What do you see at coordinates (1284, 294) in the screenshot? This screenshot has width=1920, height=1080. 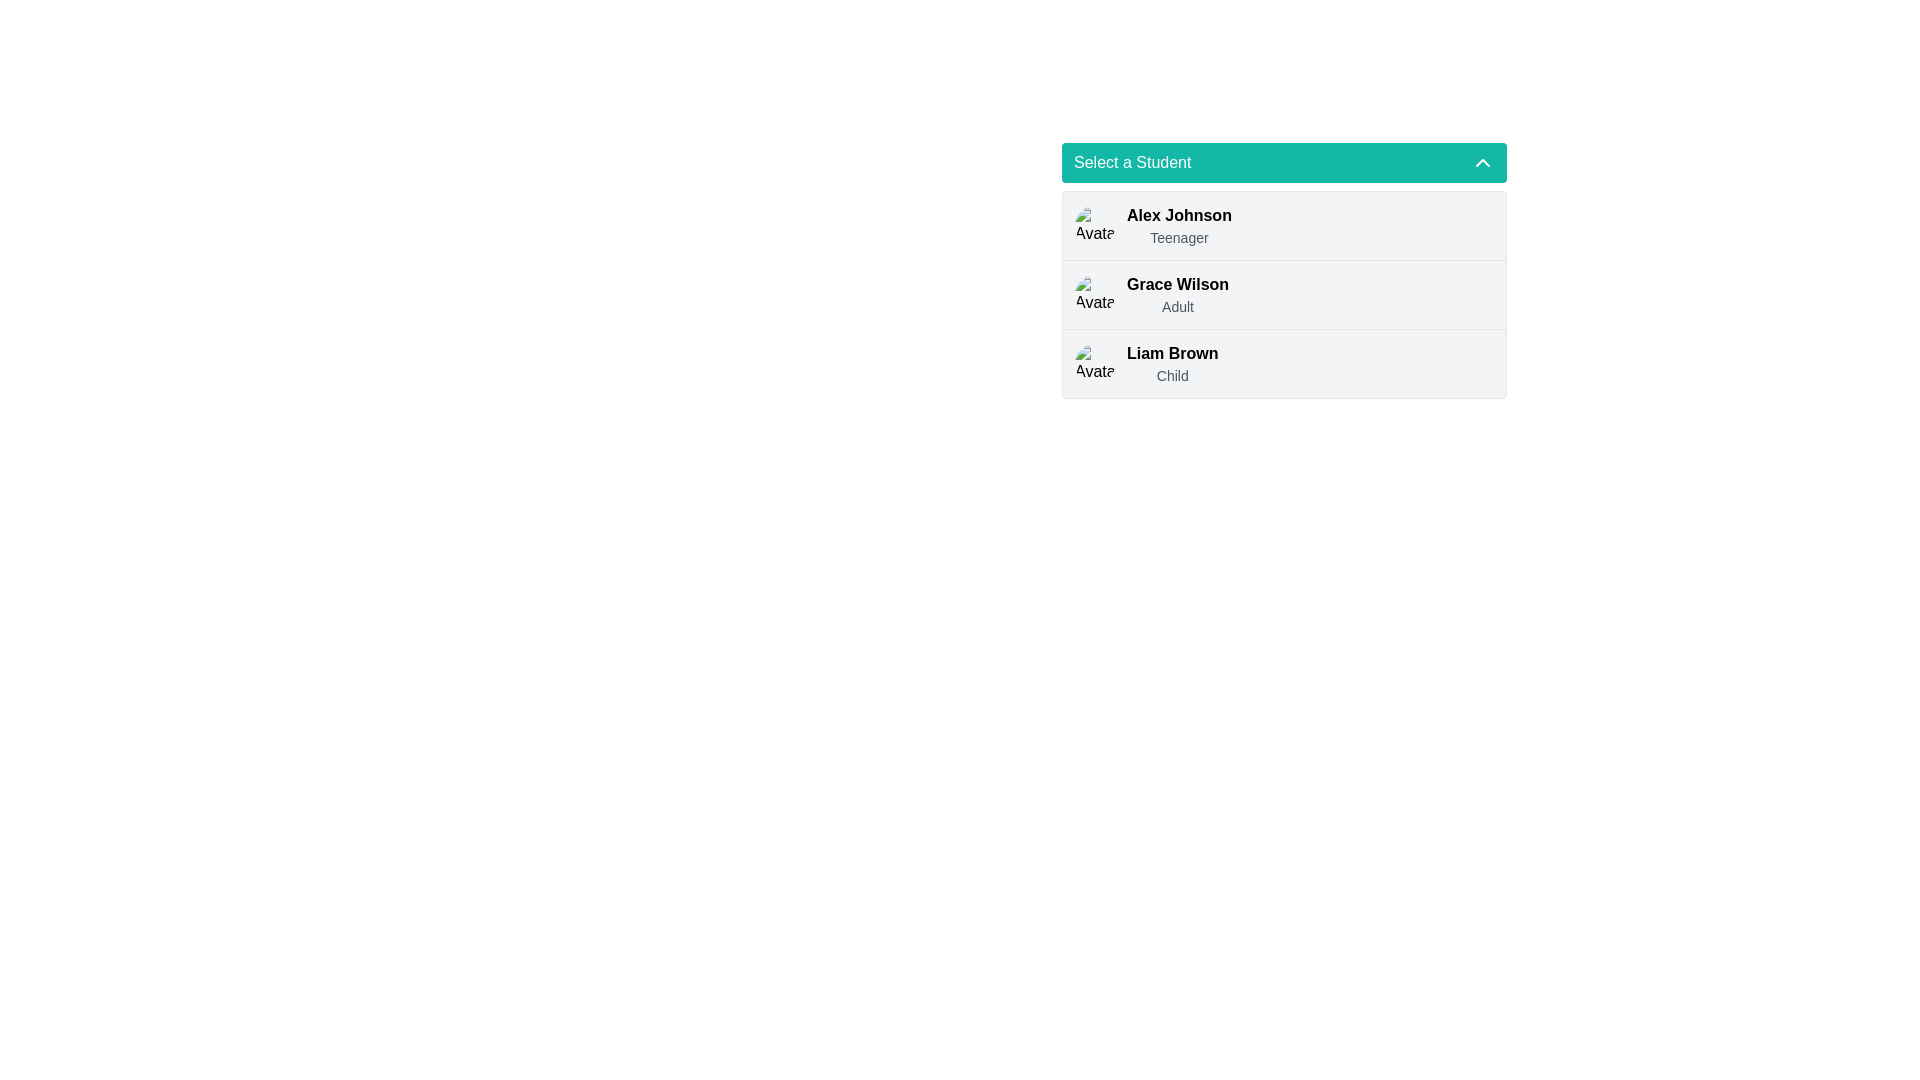 I see `the list item displaying 'Grace Wilson' with an avatar` at bounding box center [1284, 294].